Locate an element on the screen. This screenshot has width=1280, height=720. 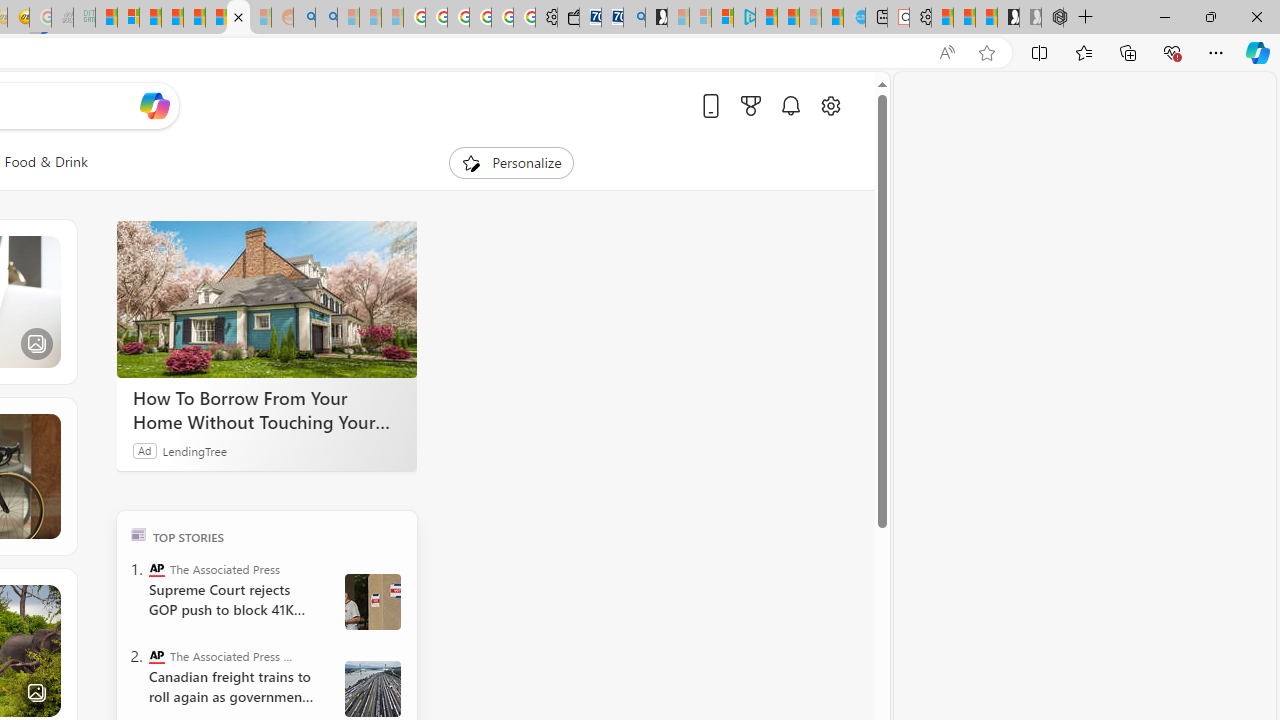
'Play Free Online Games | Games from Microsoft Start' is located at coordinates (1008, 17).